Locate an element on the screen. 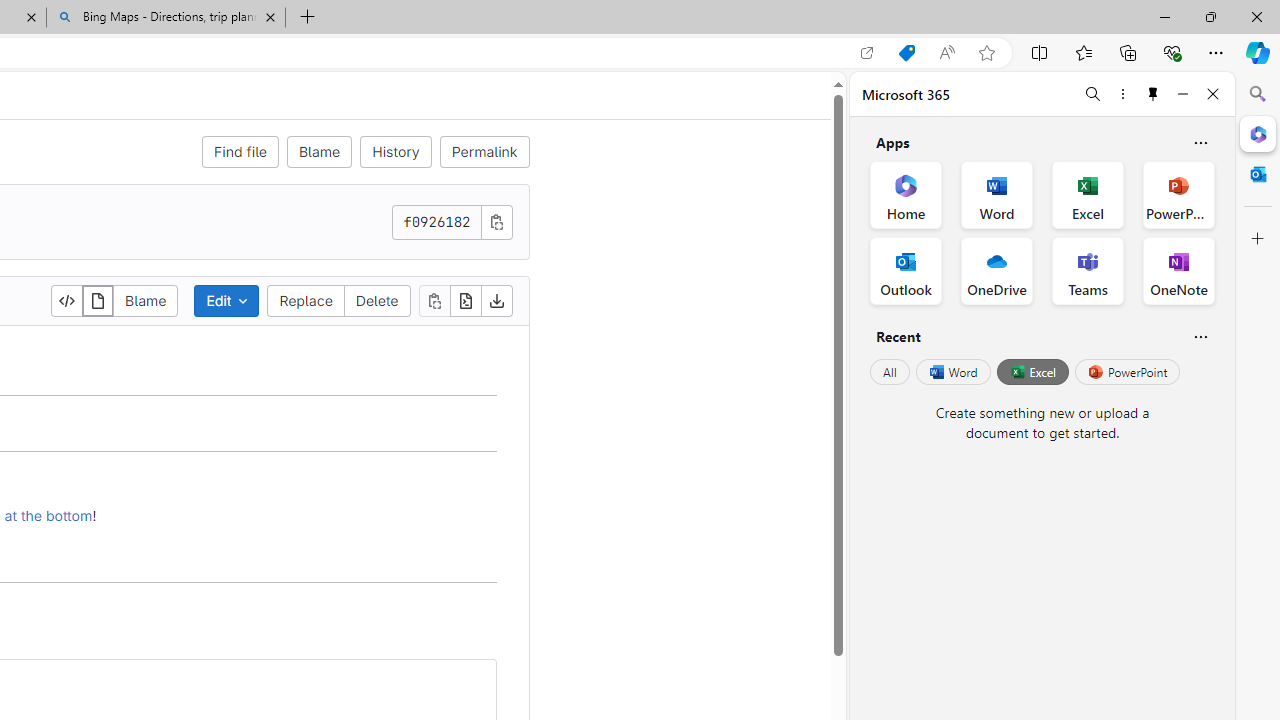 The image size is (1280, 720). 'Outlook Office App' is located at coordinates (905, 271).